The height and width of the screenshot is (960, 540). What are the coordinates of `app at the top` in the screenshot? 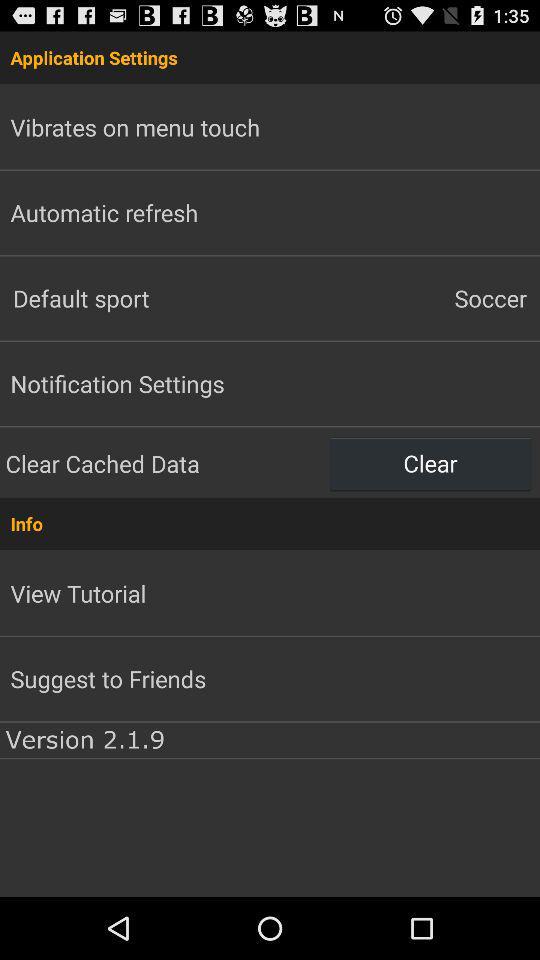 It's located at (270, 56).